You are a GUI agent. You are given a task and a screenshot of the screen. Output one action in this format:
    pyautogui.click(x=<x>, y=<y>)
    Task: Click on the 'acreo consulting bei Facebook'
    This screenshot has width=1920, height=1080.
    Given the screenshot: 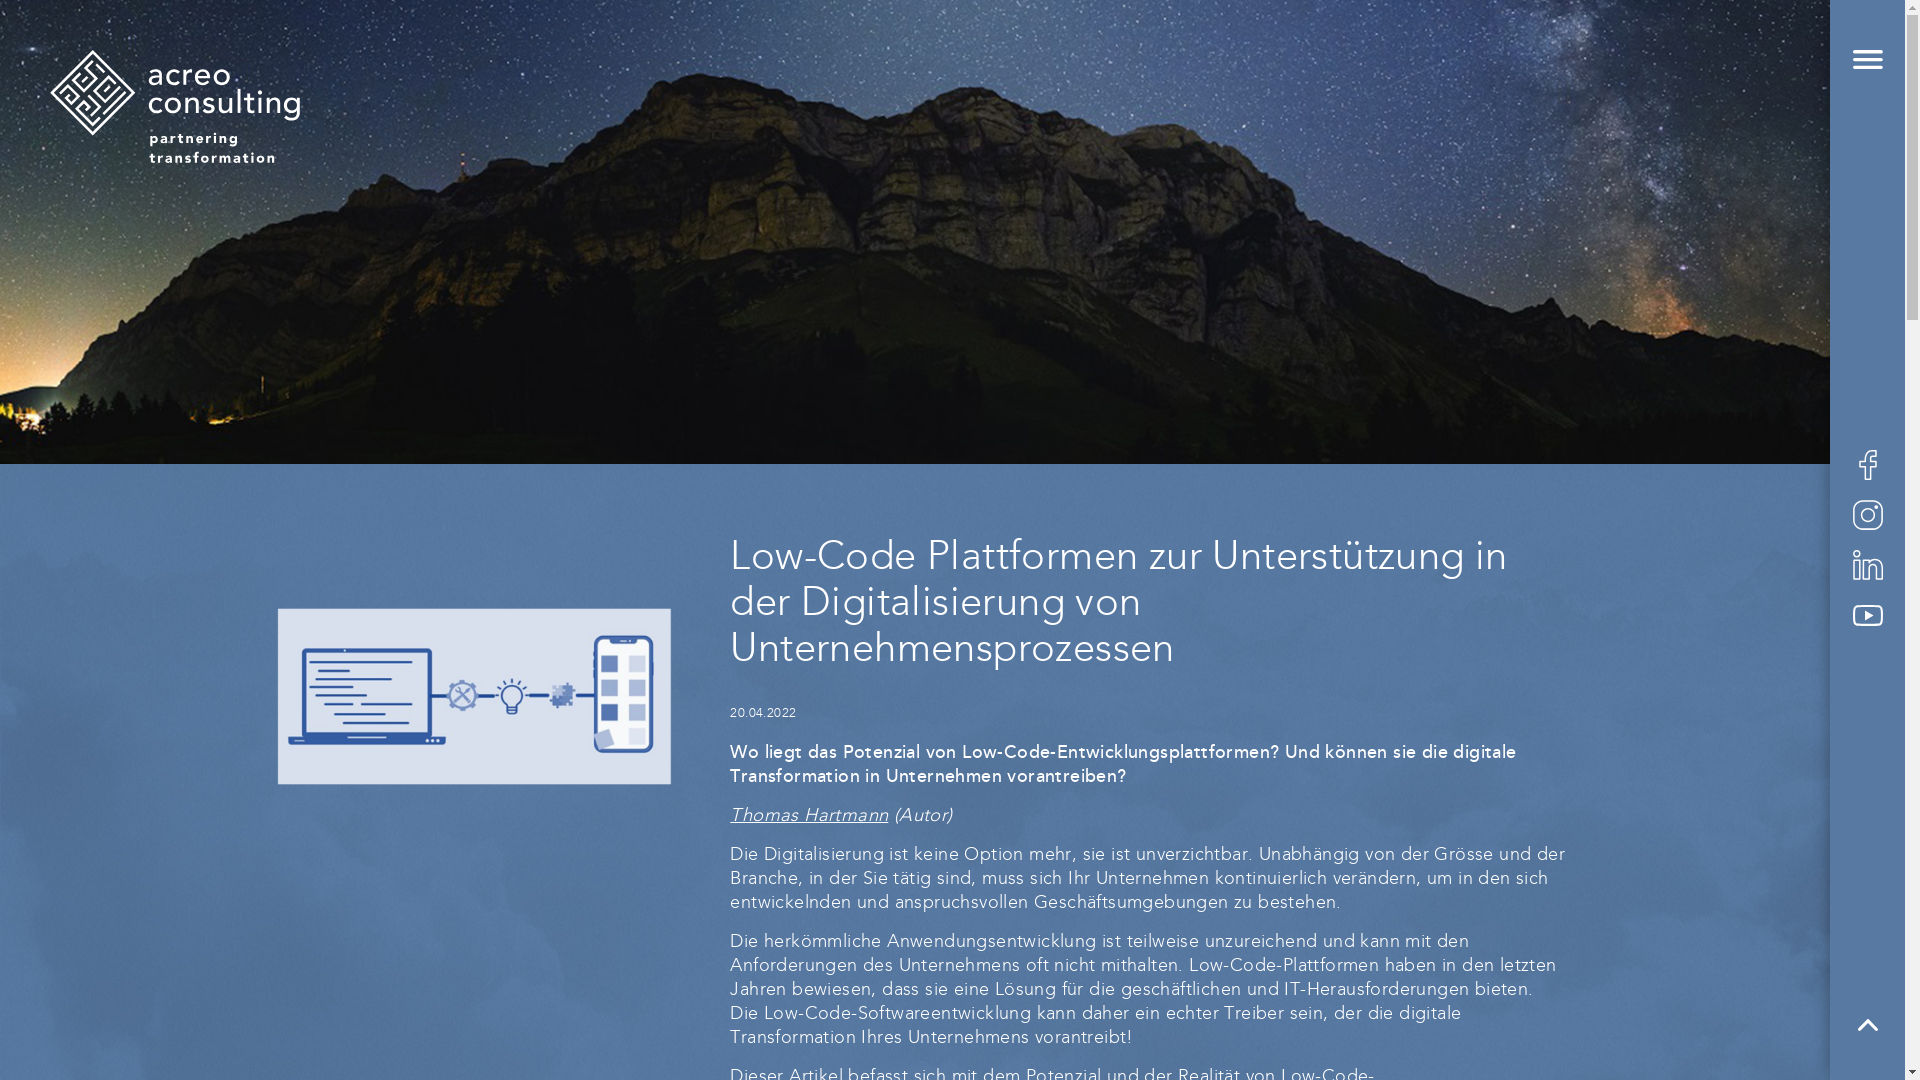 What is the action you would take?
    pyautogui.click(x=1866, y=465)
    